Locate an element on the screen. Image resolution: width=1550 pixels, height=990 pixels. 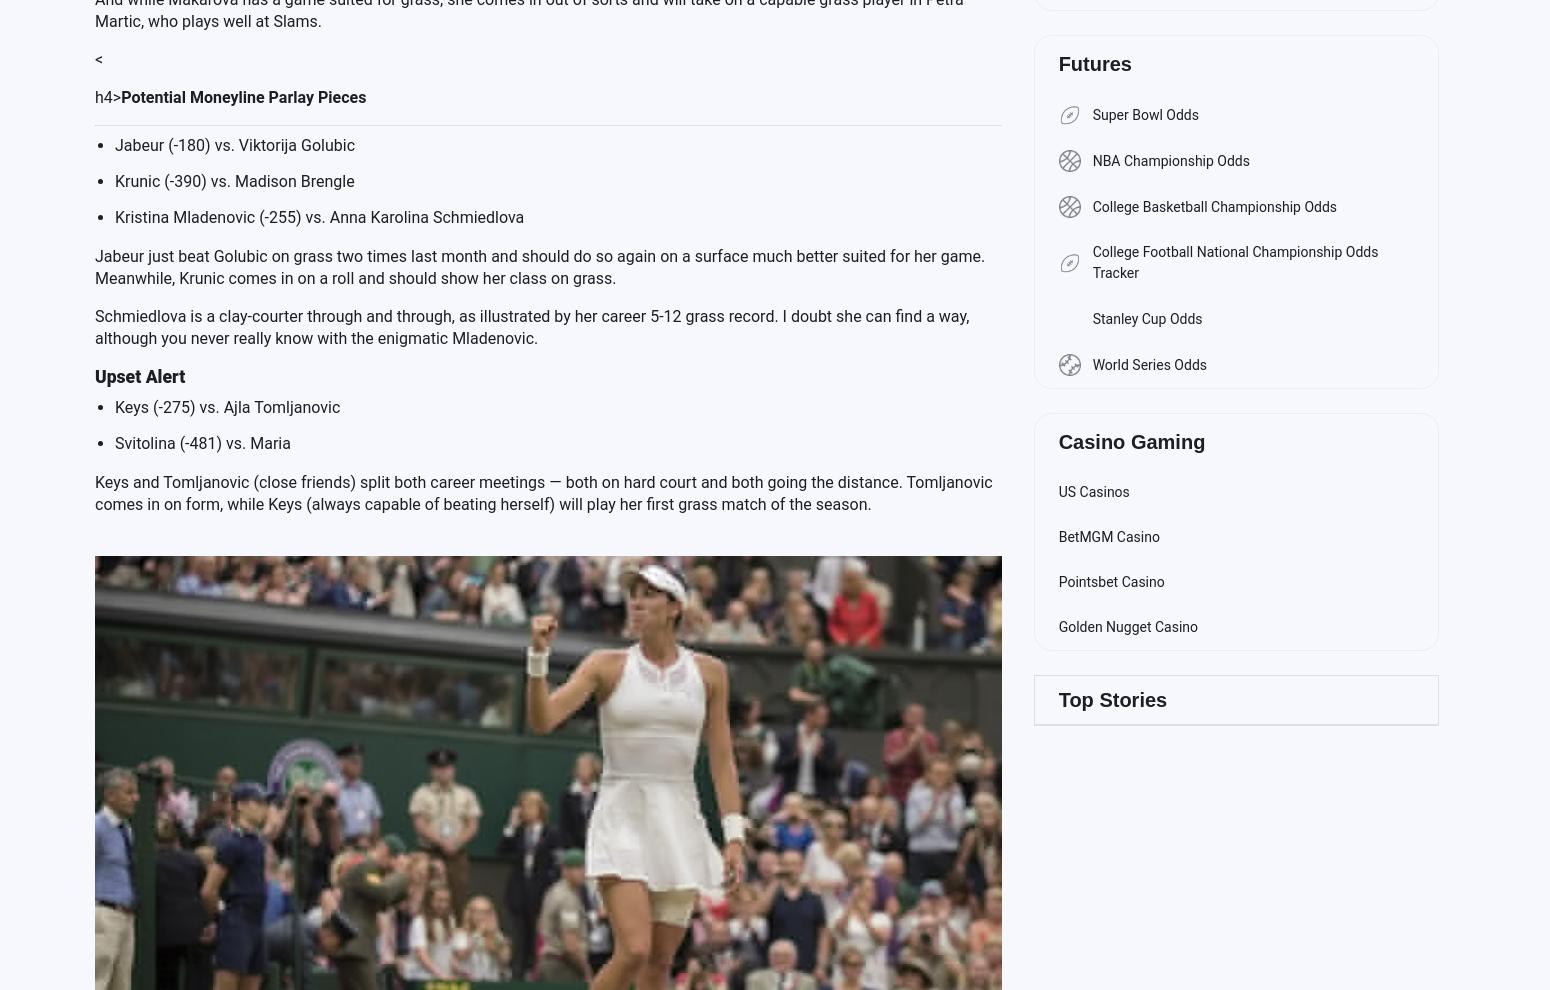
'Potential Moneyline Parlay Pieces' is located at coordinates (121, 96).